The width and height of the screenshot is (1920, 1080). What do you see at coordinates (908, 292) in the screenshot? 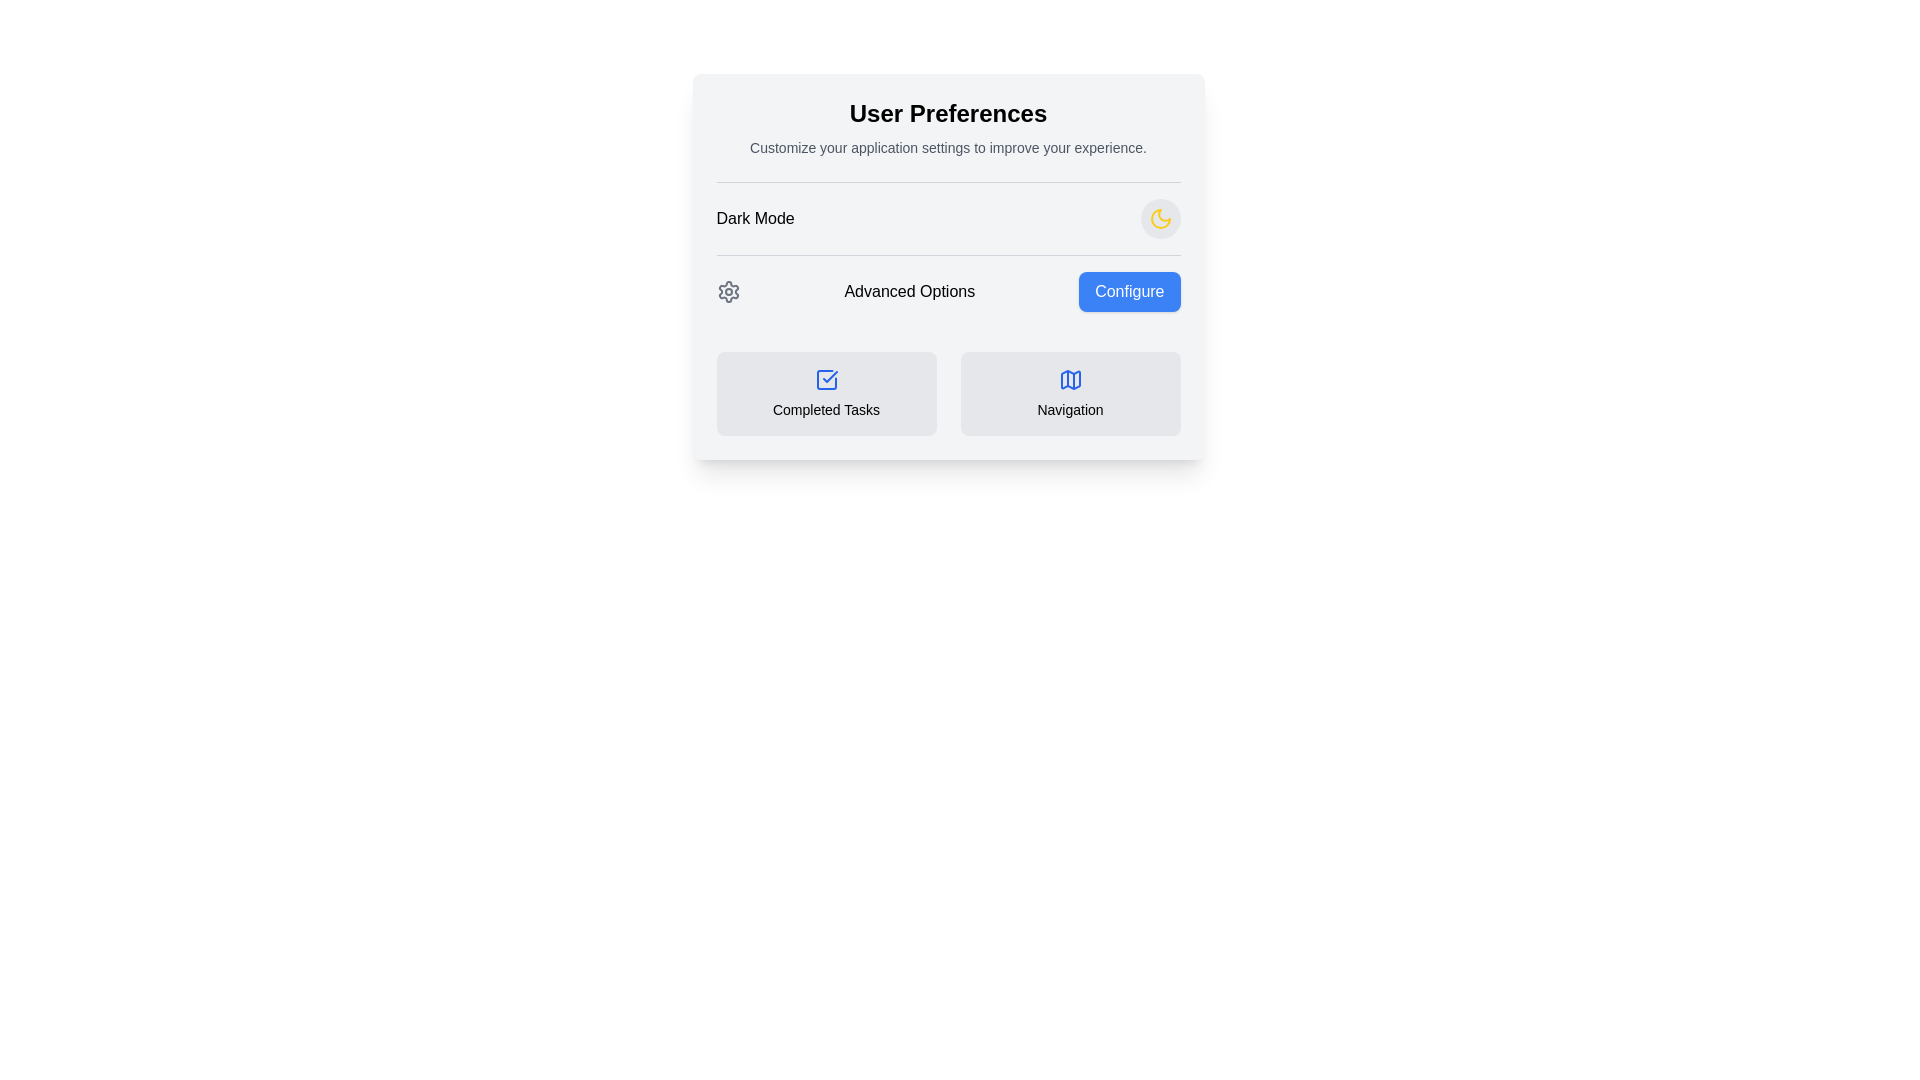
I see `the advanced settings label located between the gear icon and the 'Configure' button` at bounding box center [908, 292].